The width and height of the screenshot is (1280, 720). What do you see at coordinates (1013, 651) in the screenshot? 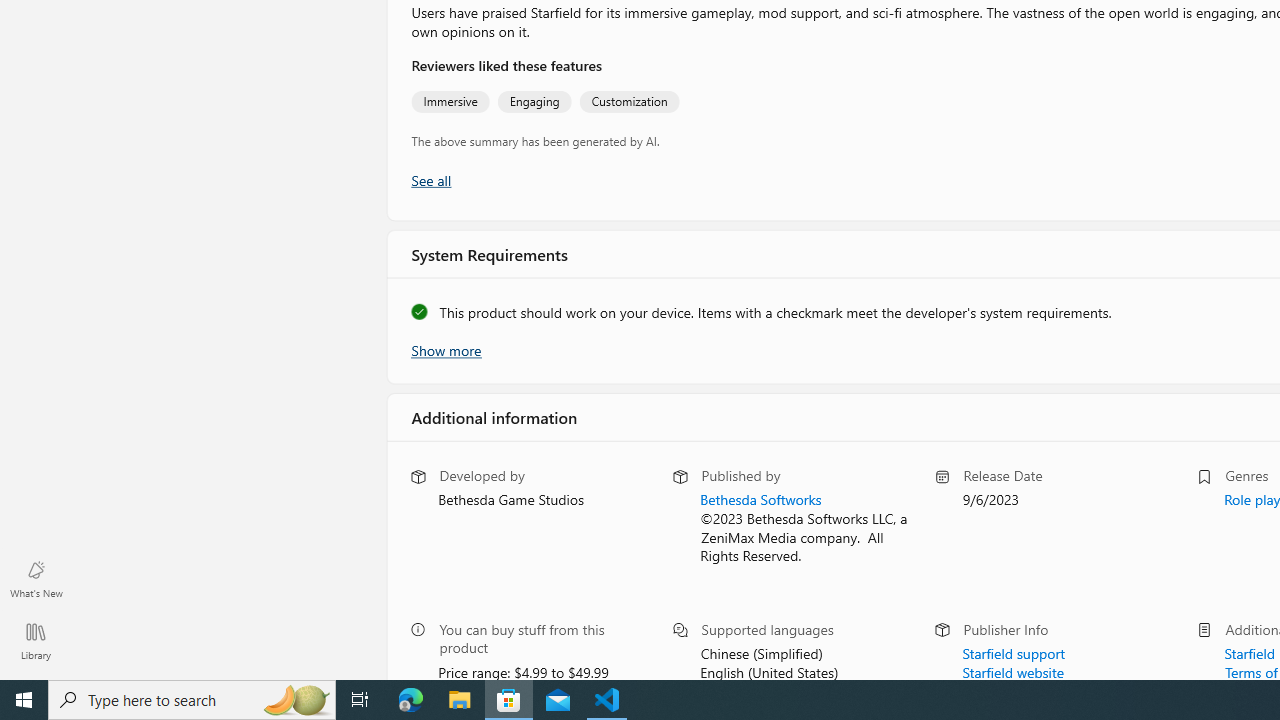
I see `'Starfield support'` at bounding box center [1013, 651].